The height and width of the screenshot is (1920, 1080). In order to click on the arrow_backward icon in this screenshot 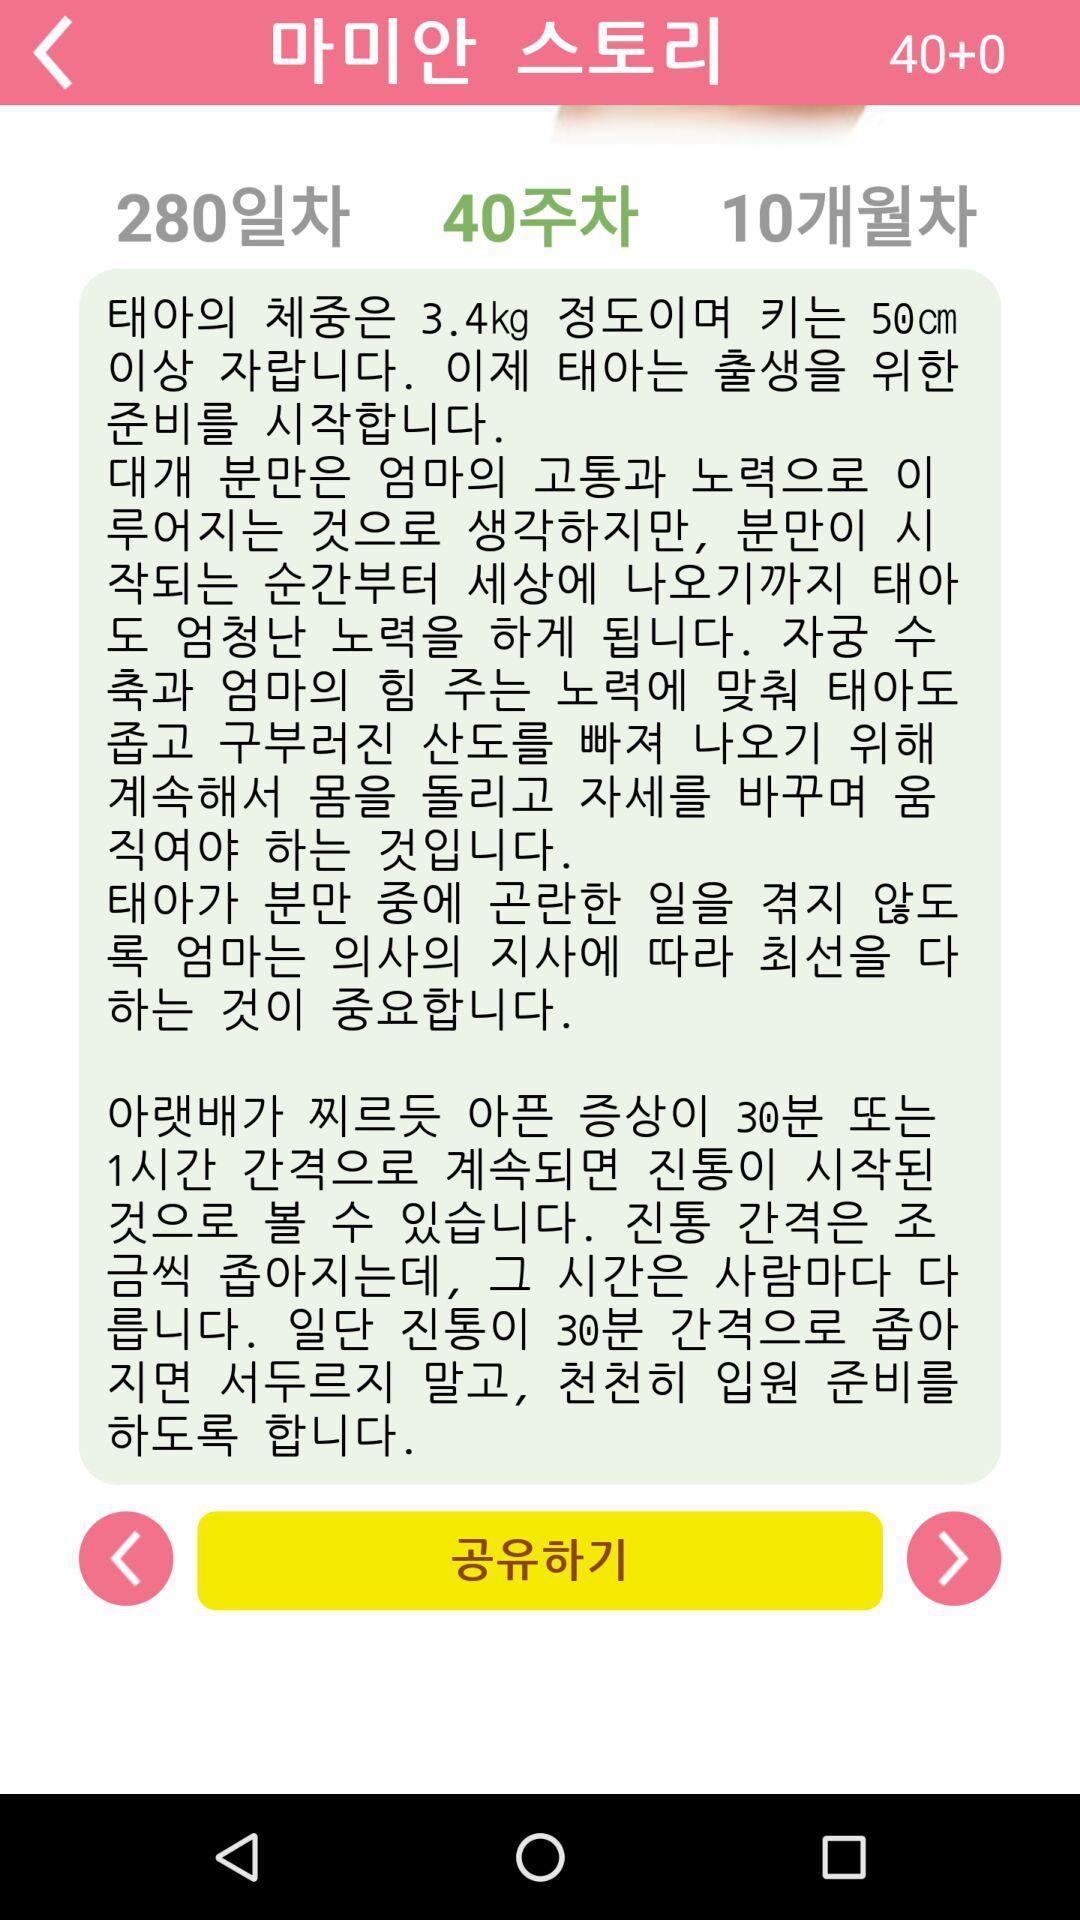, I will do `click(126, 1667)`.